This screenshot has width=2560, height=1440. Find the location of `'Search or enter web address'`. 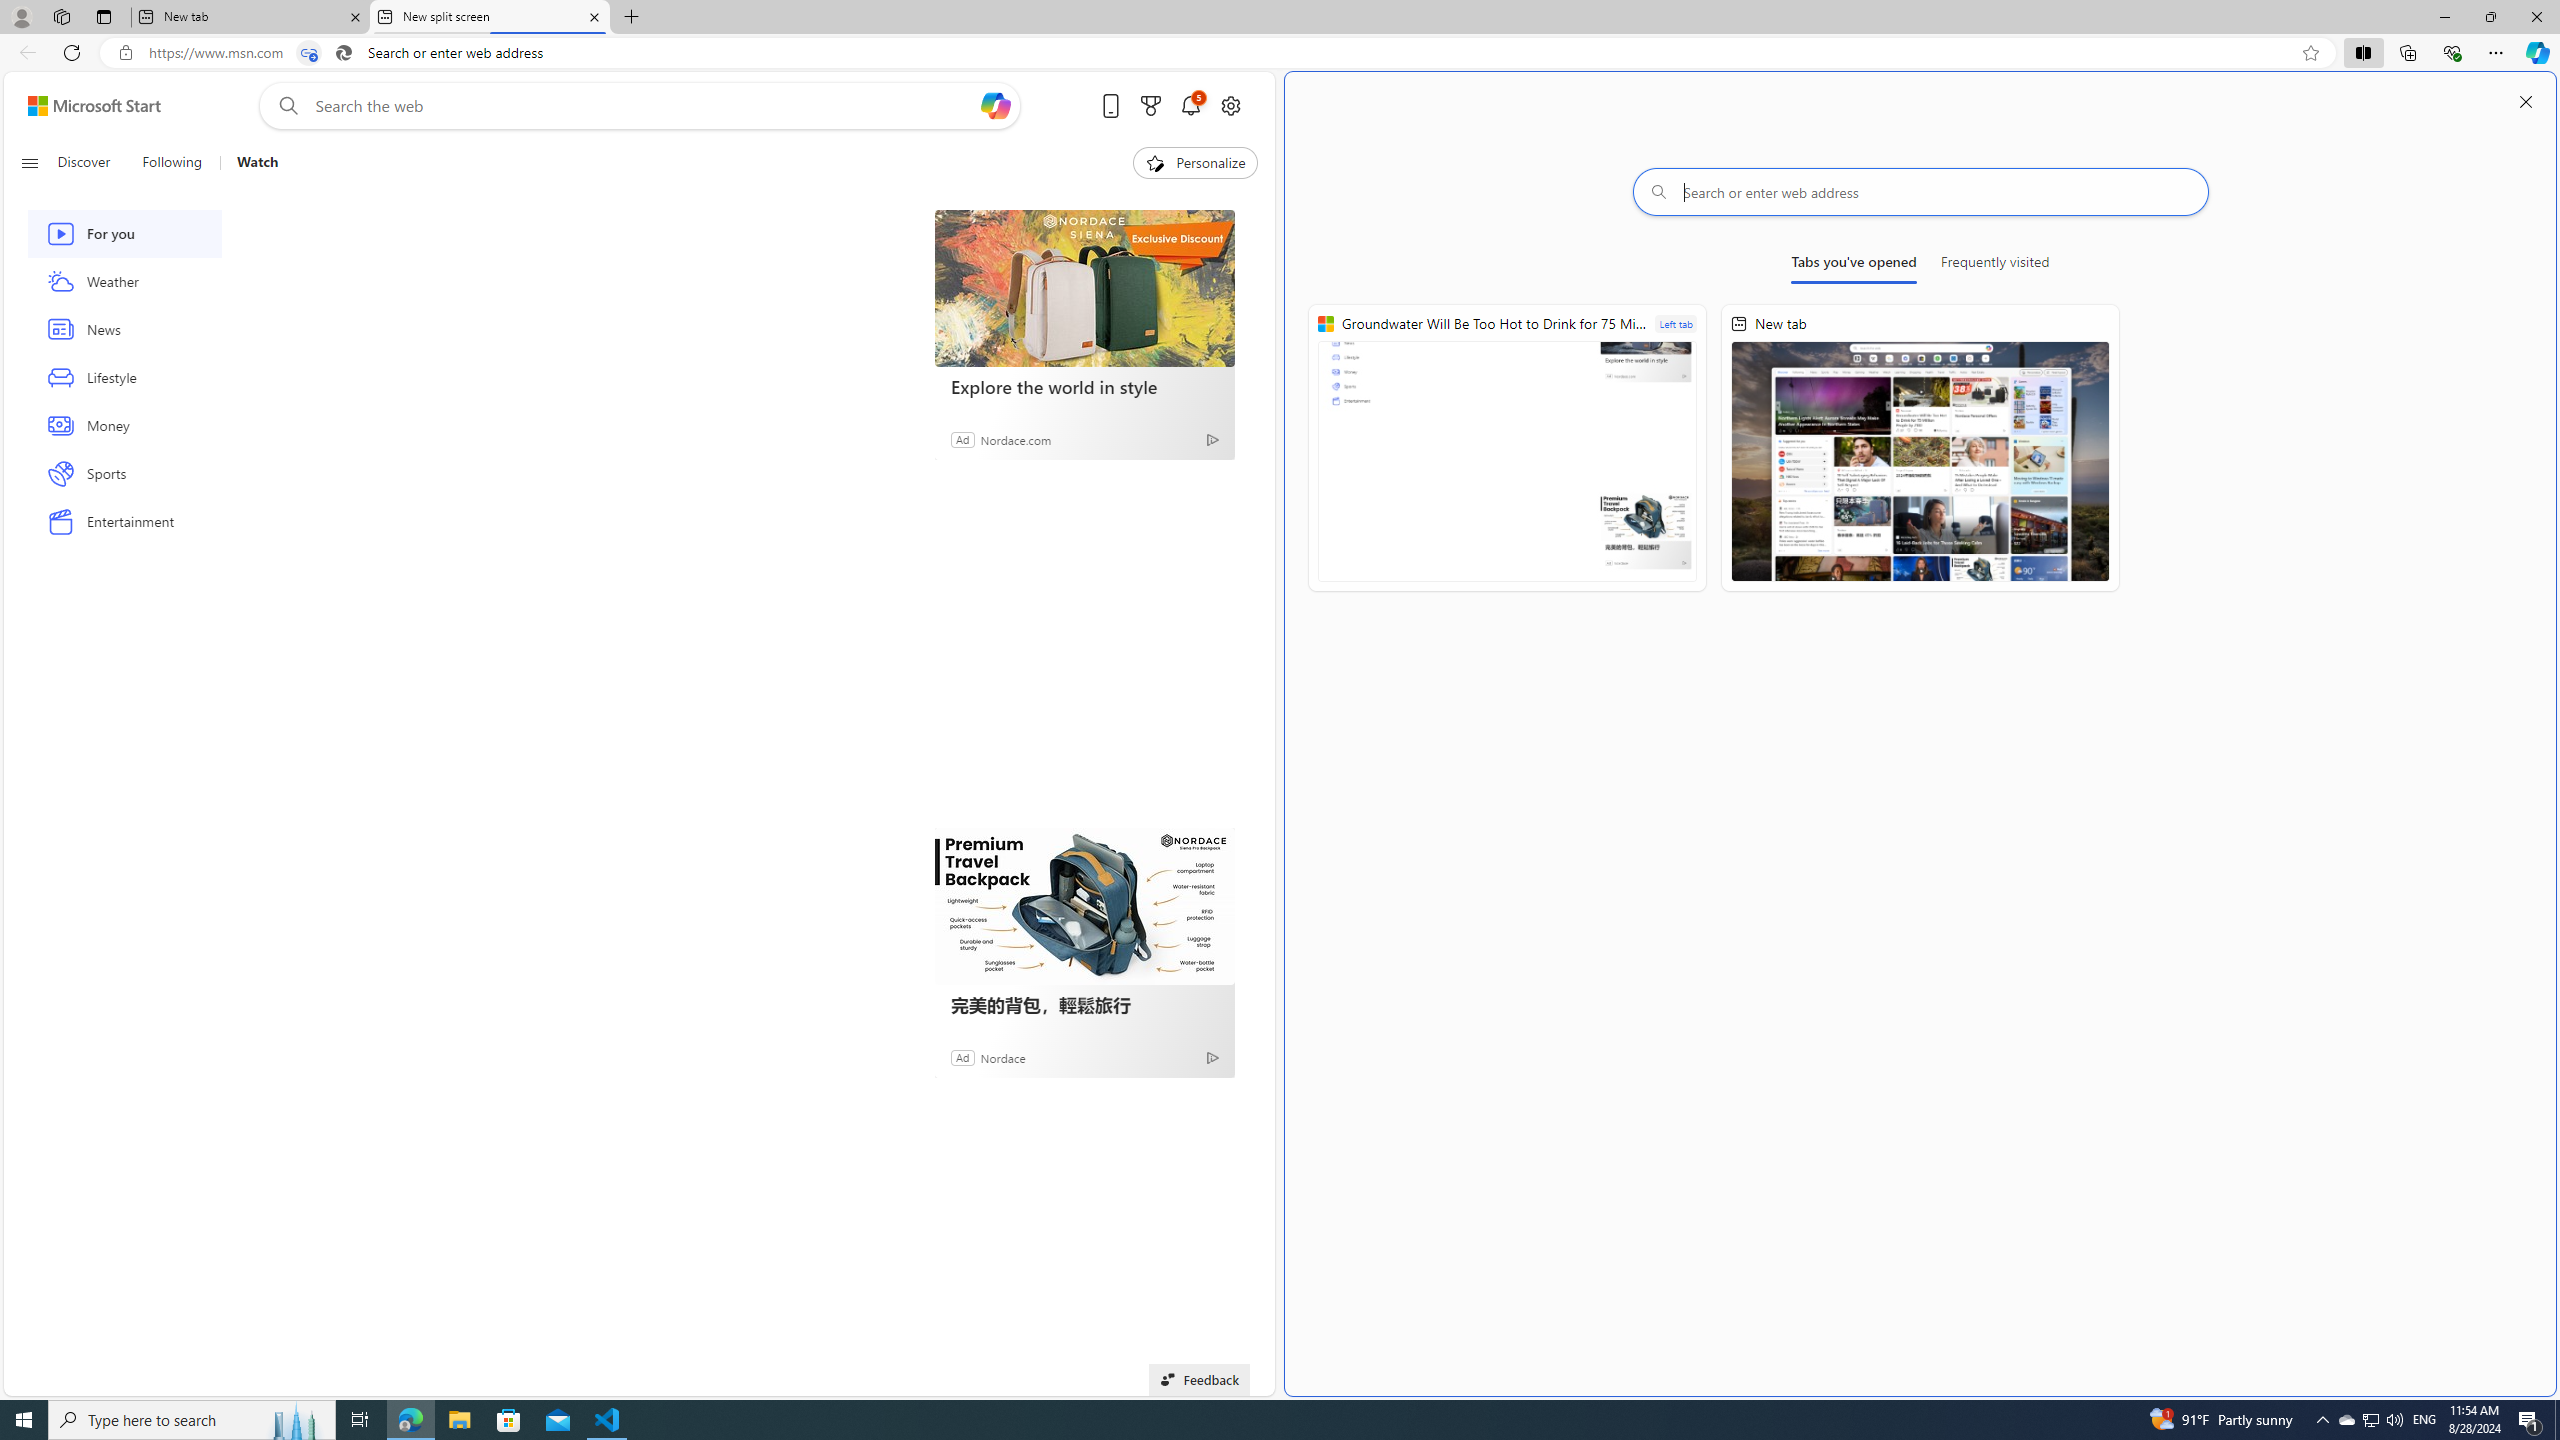

'Search or enter web address' is located at coordinates (1920, 191).